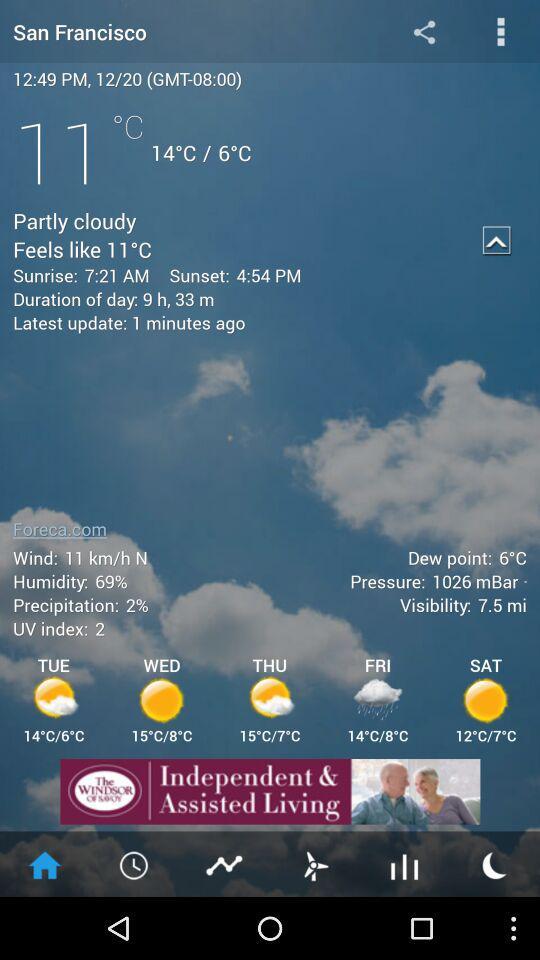 The width and height of the screenshot is (540, 960). Describe the element at coordinates (500, 33) in the screenshot. I see `the more icon` at that location.